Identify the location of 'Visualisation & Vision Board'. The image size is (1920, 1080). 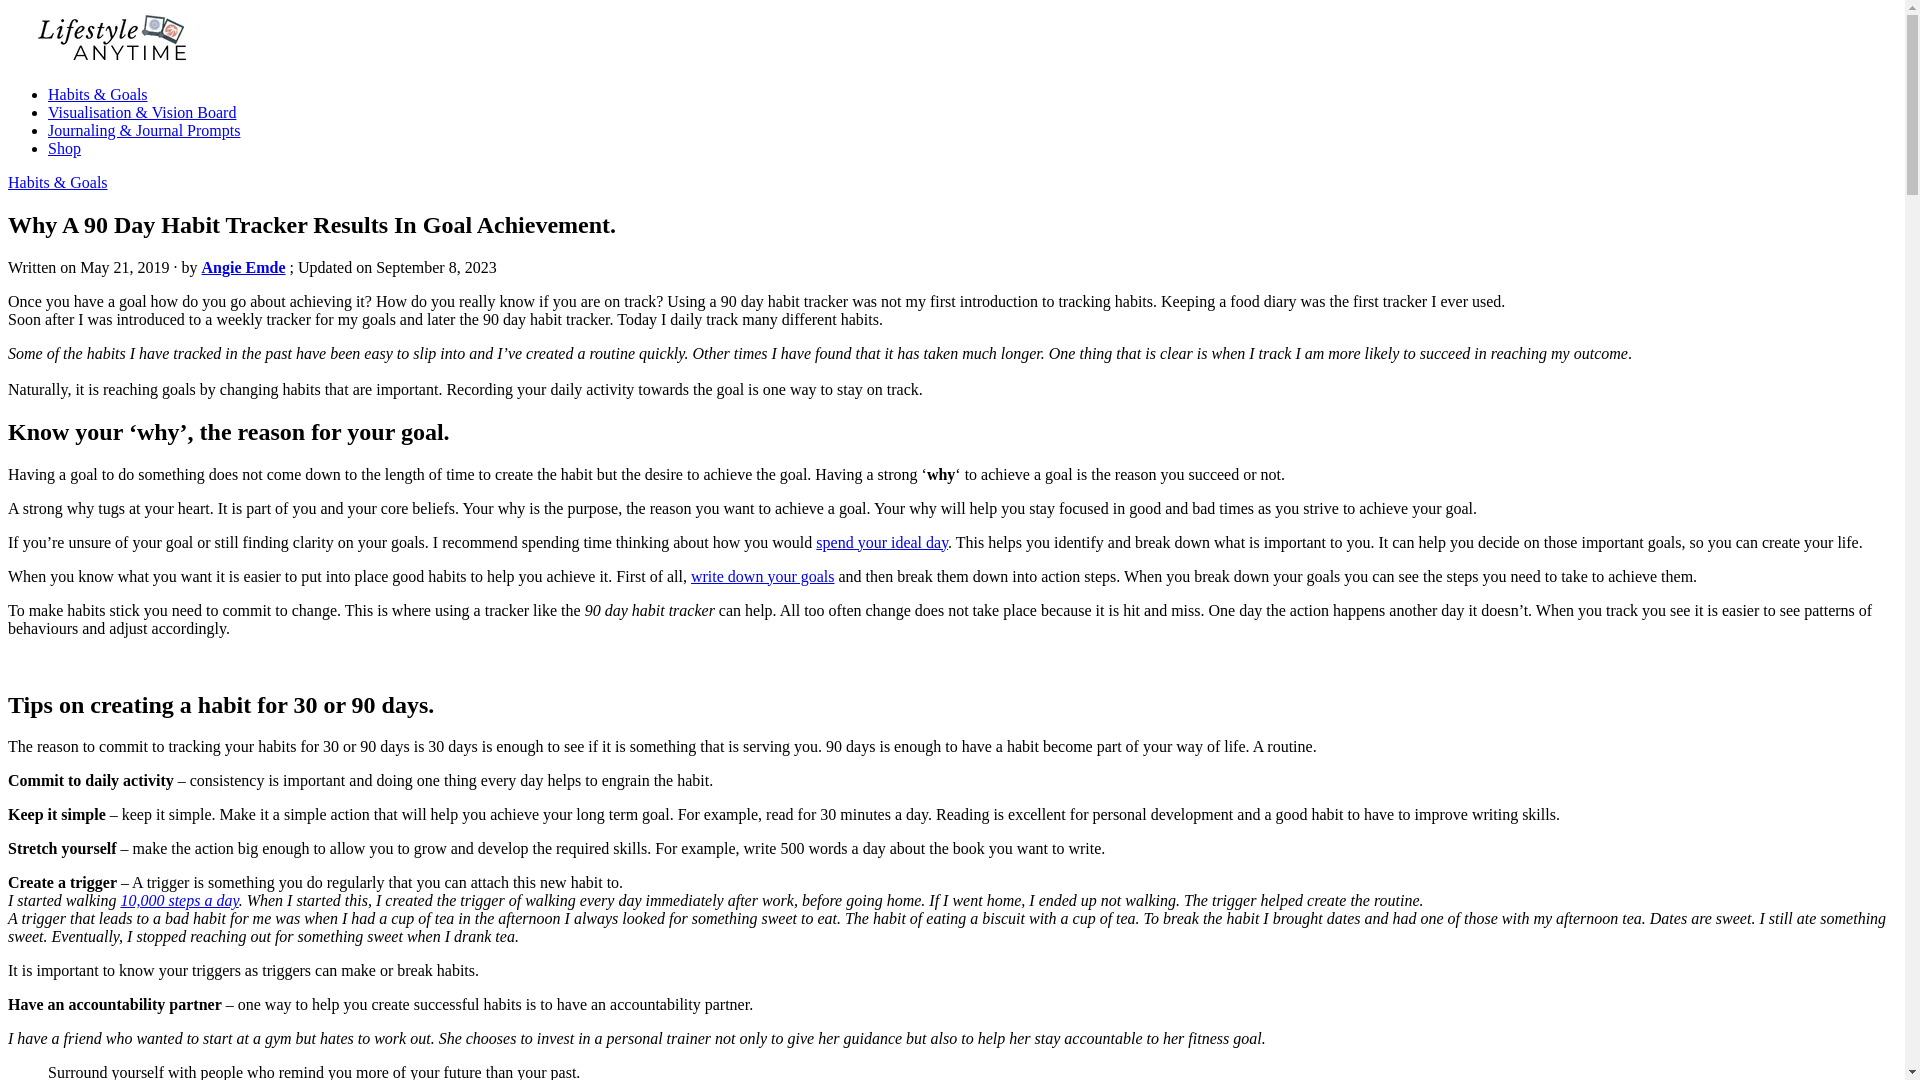
(141, 112).